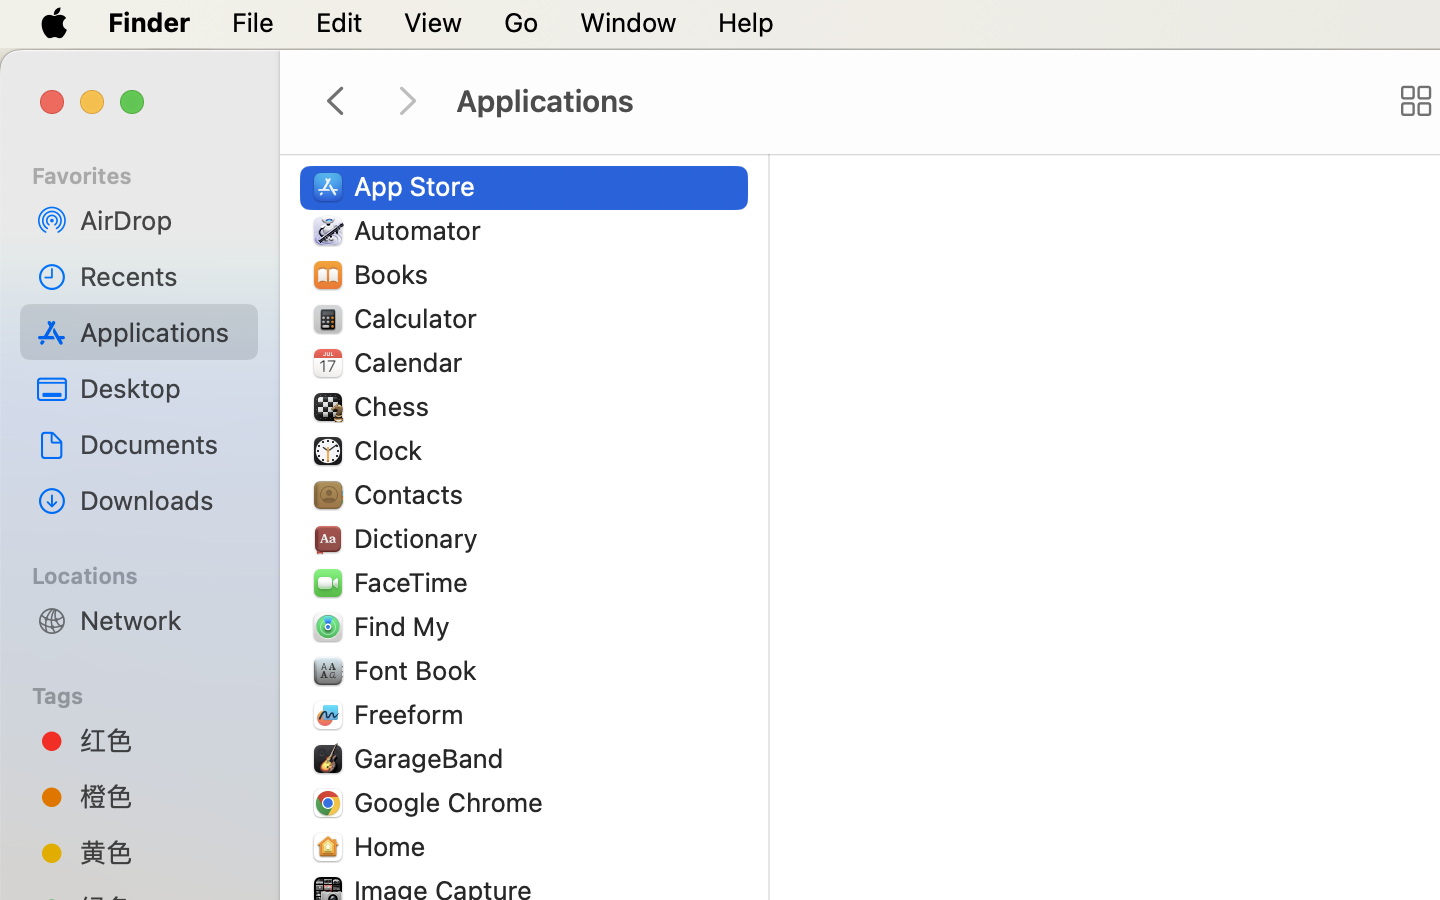  Describe the element at coordinates (159, 499) in the screenshot. I see `'Downloads'` at that location.